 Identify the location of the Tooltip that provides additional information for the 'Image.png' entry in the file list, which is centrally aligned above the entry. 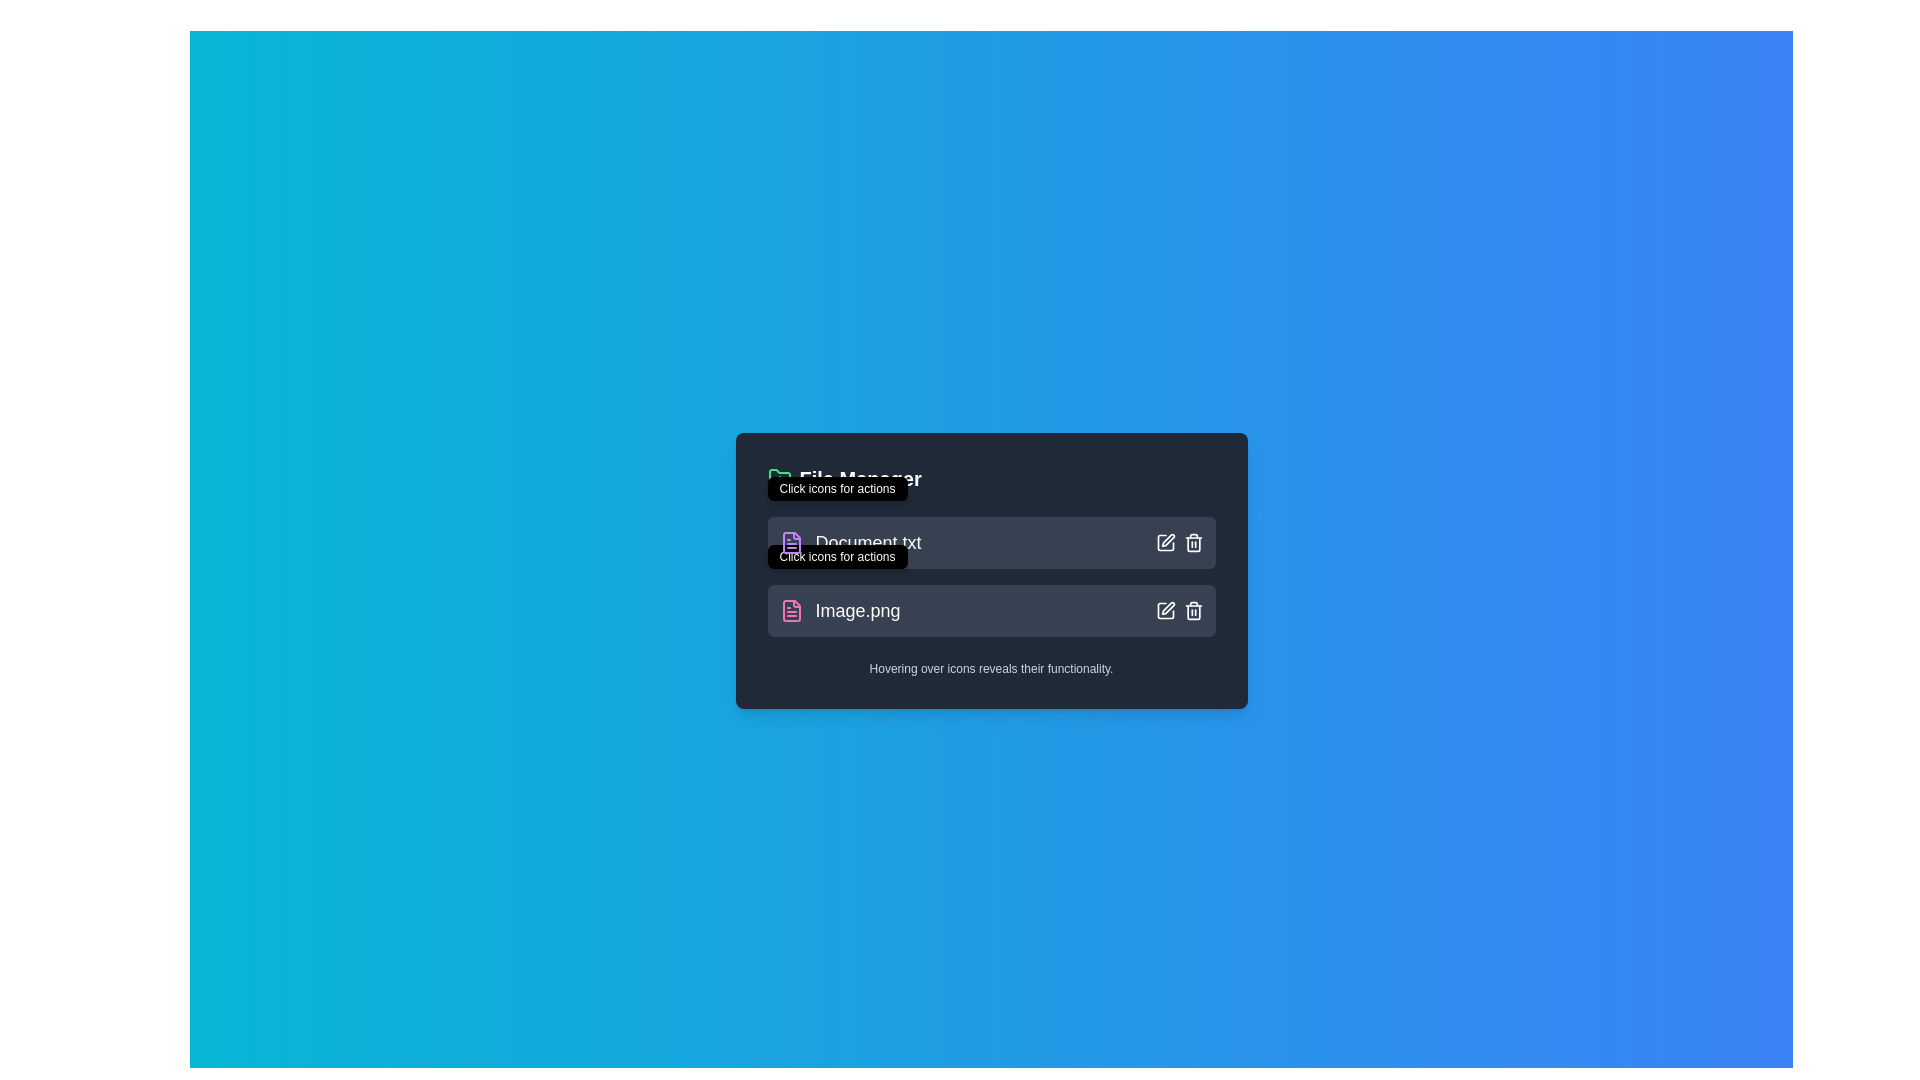
(837, 556).